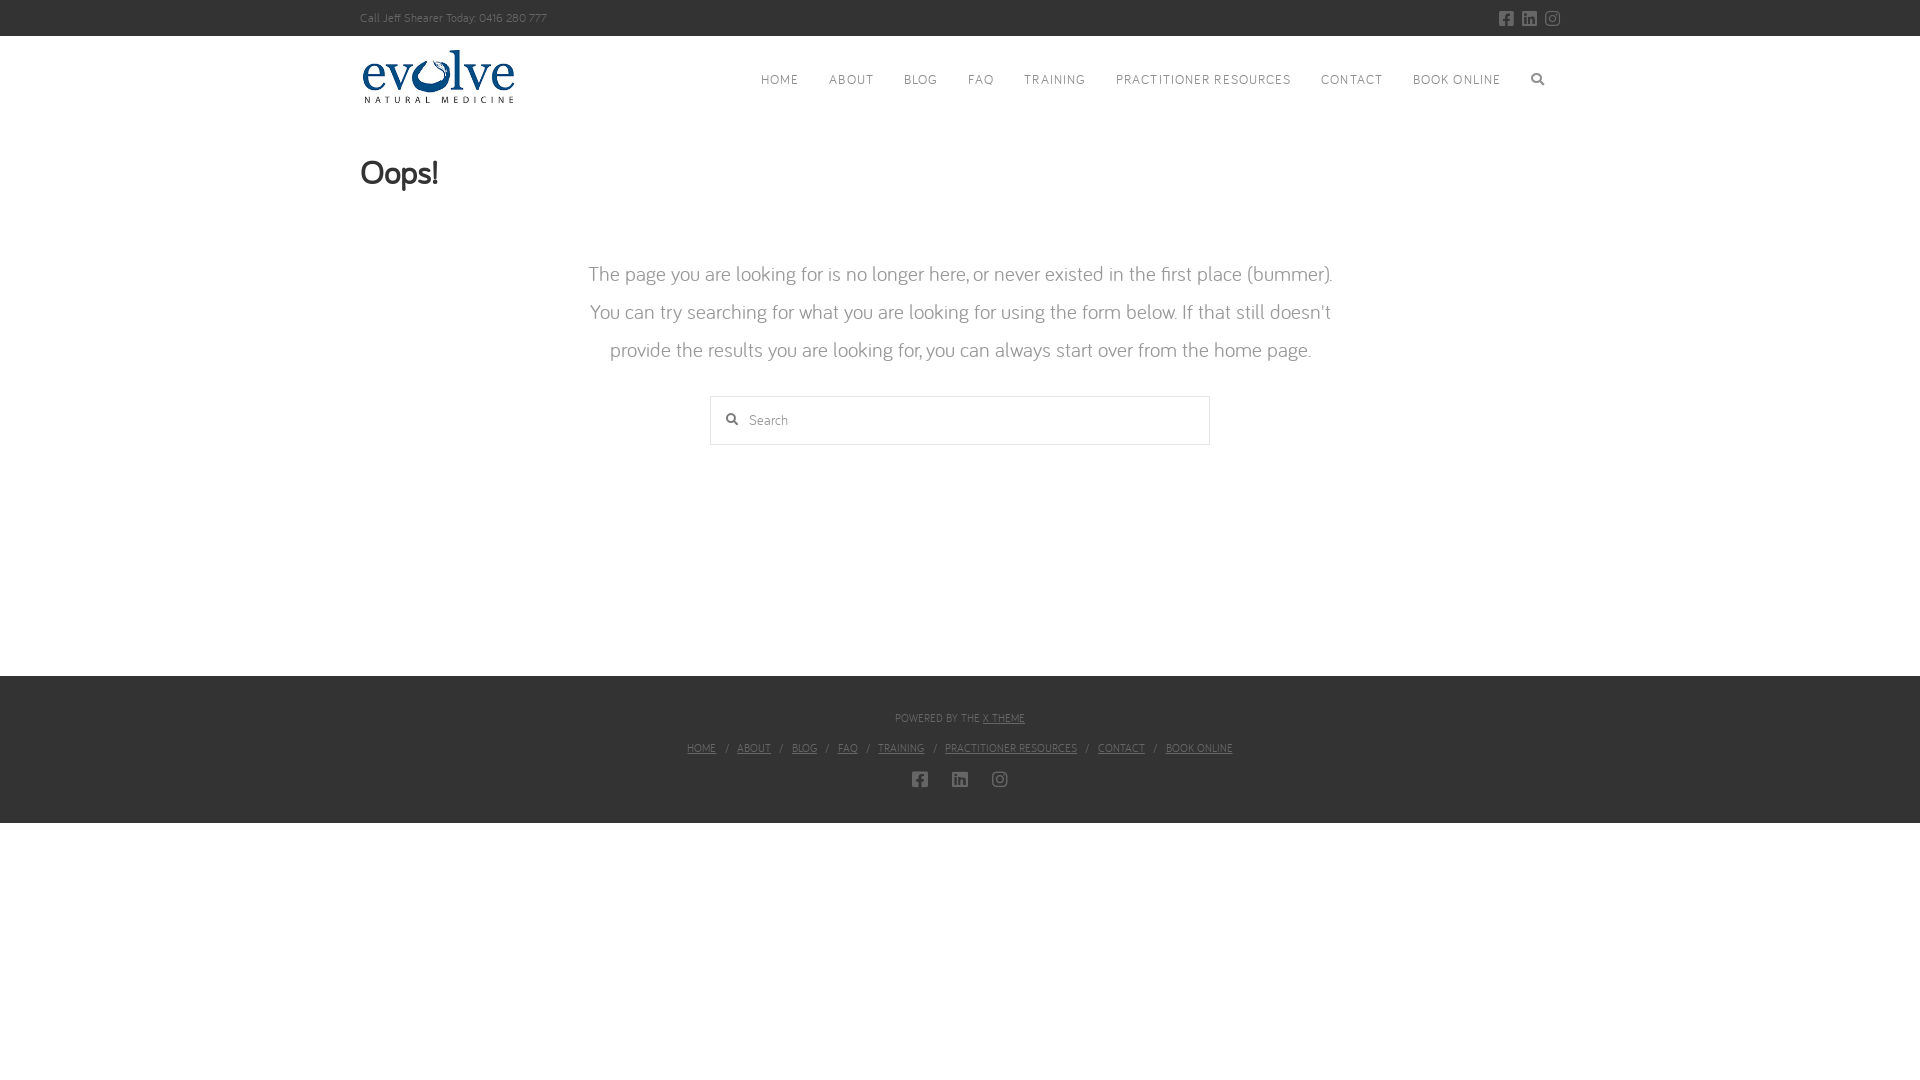 Image resolution: width=1920 pixels, height=1080 pixels. What do you see at coordinates (980, 80) in the screenshot?
I see `'FAQ'` at bounding box center [980, 80].